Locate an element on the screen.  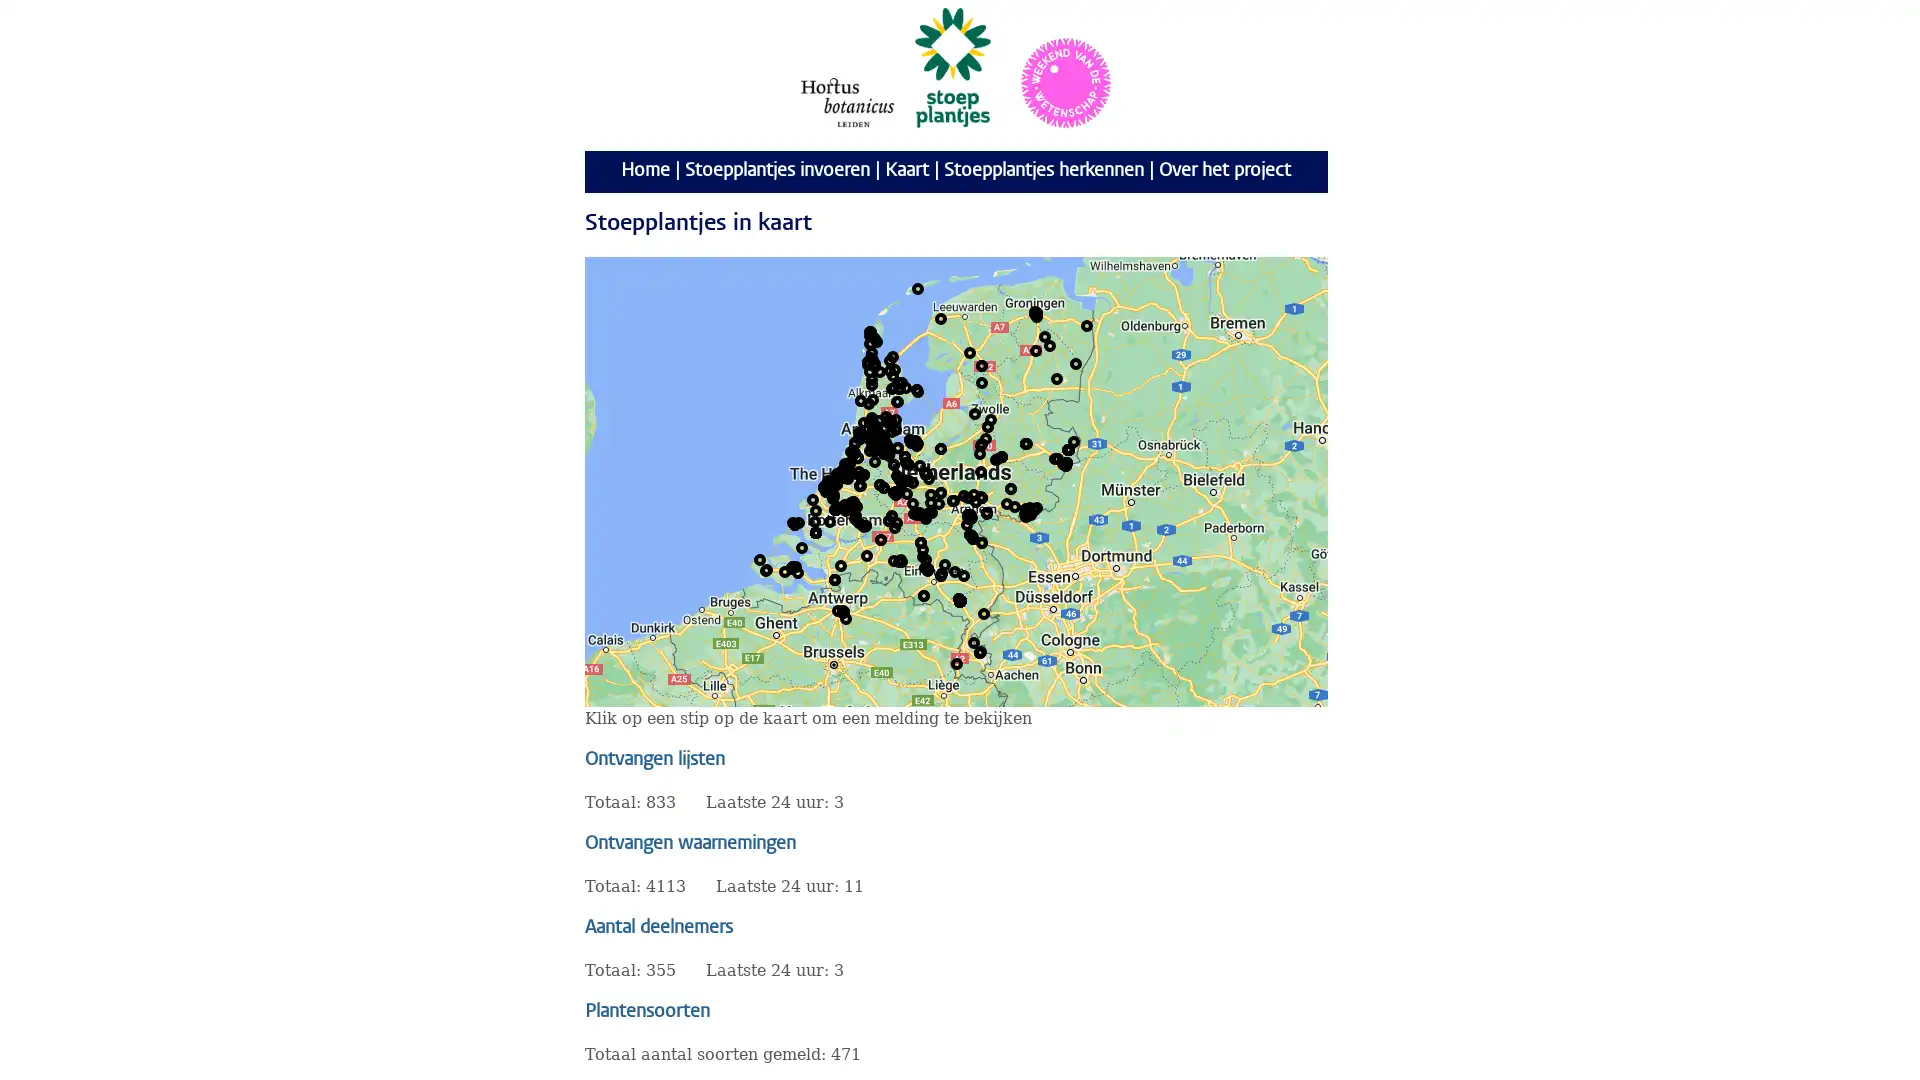
Telling van Cathelijne op 25 mei 2022 is located at coordinates (892, 559).